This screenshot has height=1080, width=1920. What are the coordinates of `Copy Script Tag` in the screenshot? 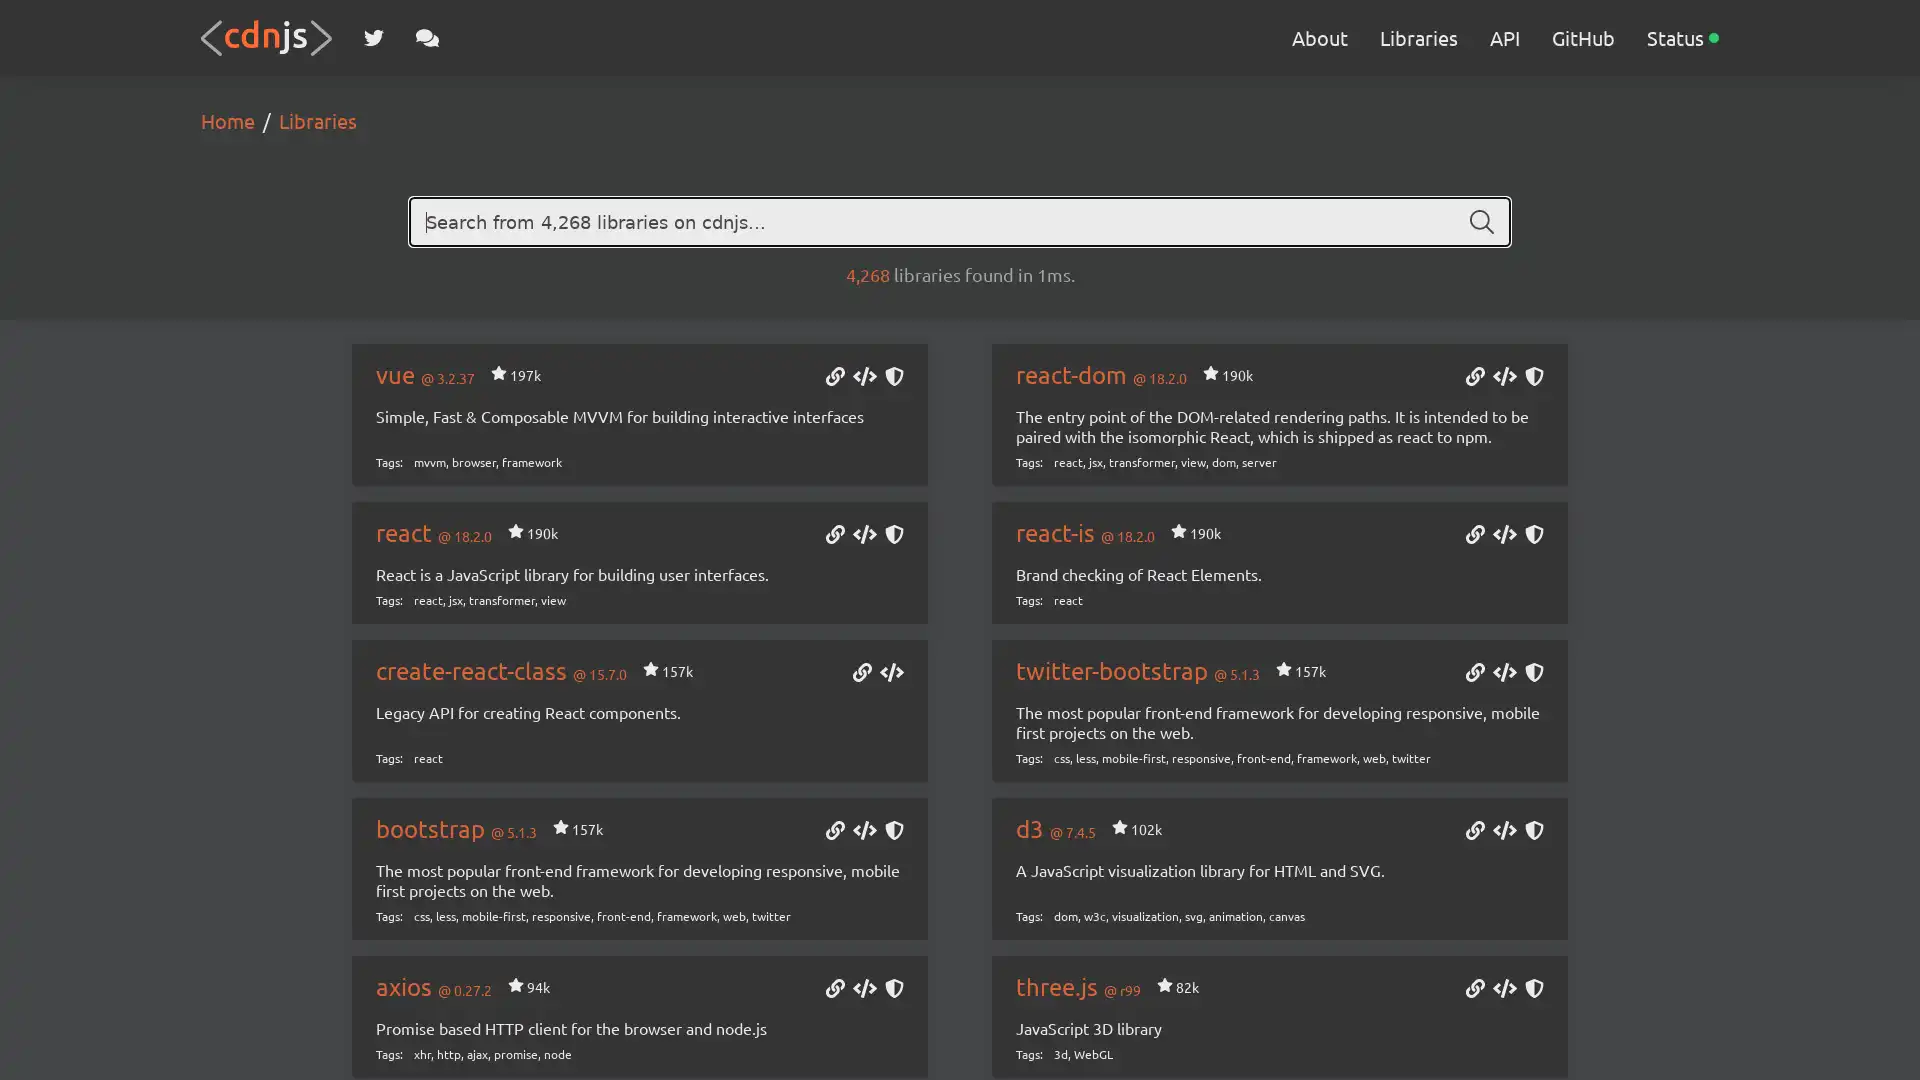 It's located at (1503, 832).